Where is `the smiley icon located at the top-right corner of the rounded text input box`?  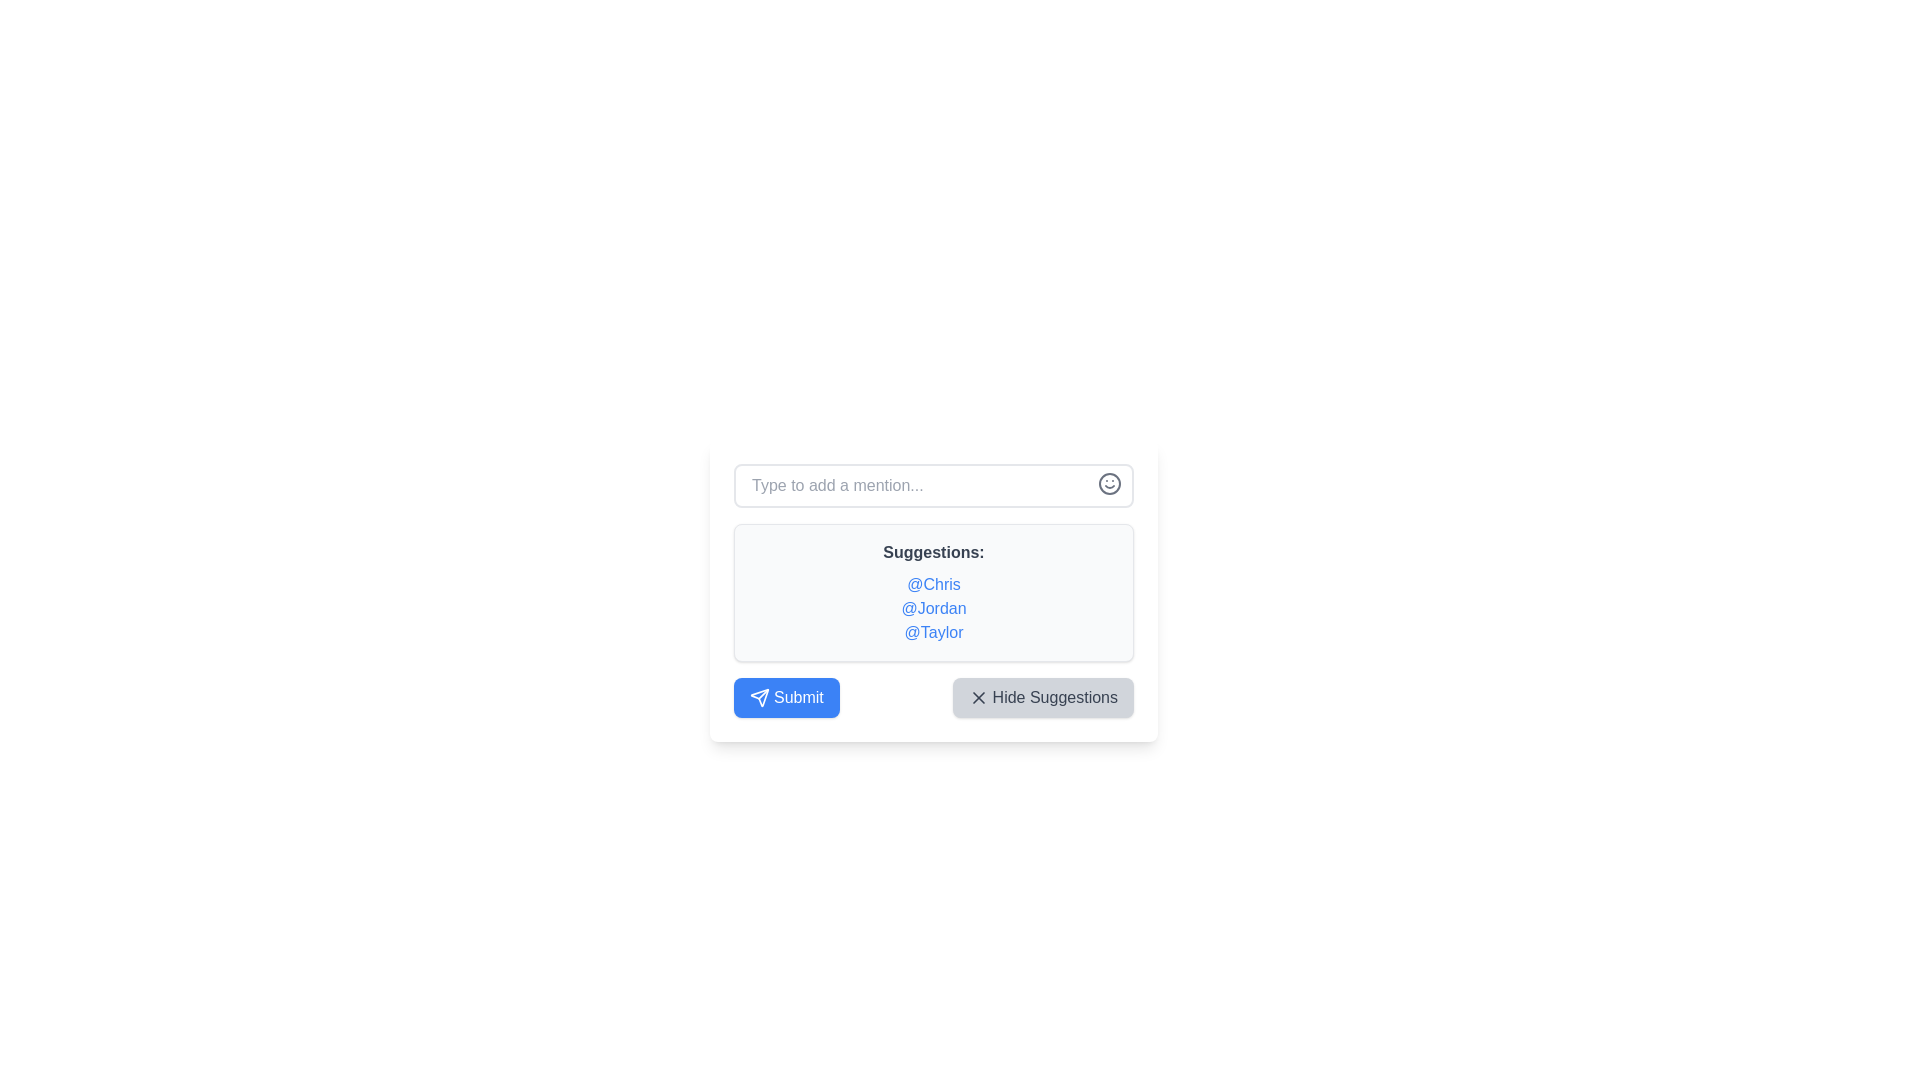
the smiley icon located at the top-right corner of the rounded text input box is located at coordinates (1108, 483).